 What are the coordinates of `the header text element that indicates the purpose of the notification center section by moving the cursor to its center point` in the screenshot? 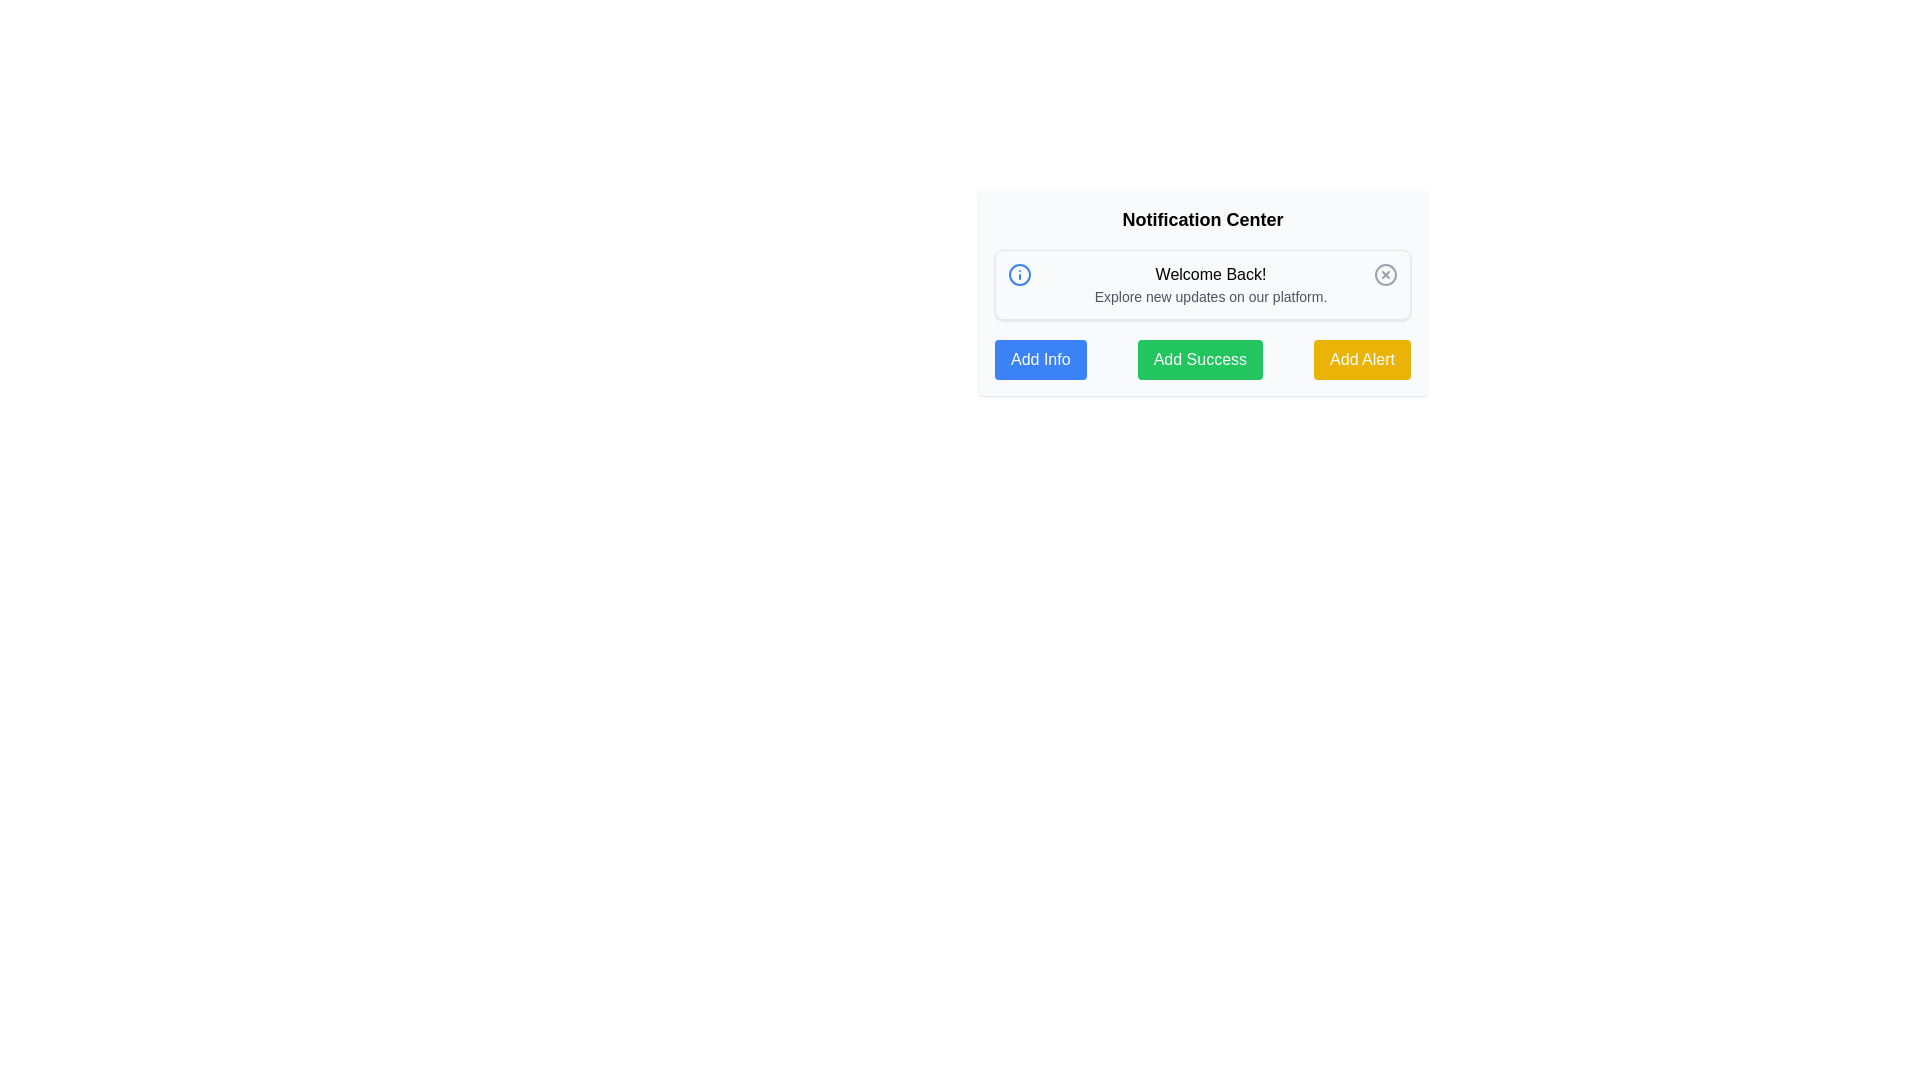 It's located at (1202, 219).